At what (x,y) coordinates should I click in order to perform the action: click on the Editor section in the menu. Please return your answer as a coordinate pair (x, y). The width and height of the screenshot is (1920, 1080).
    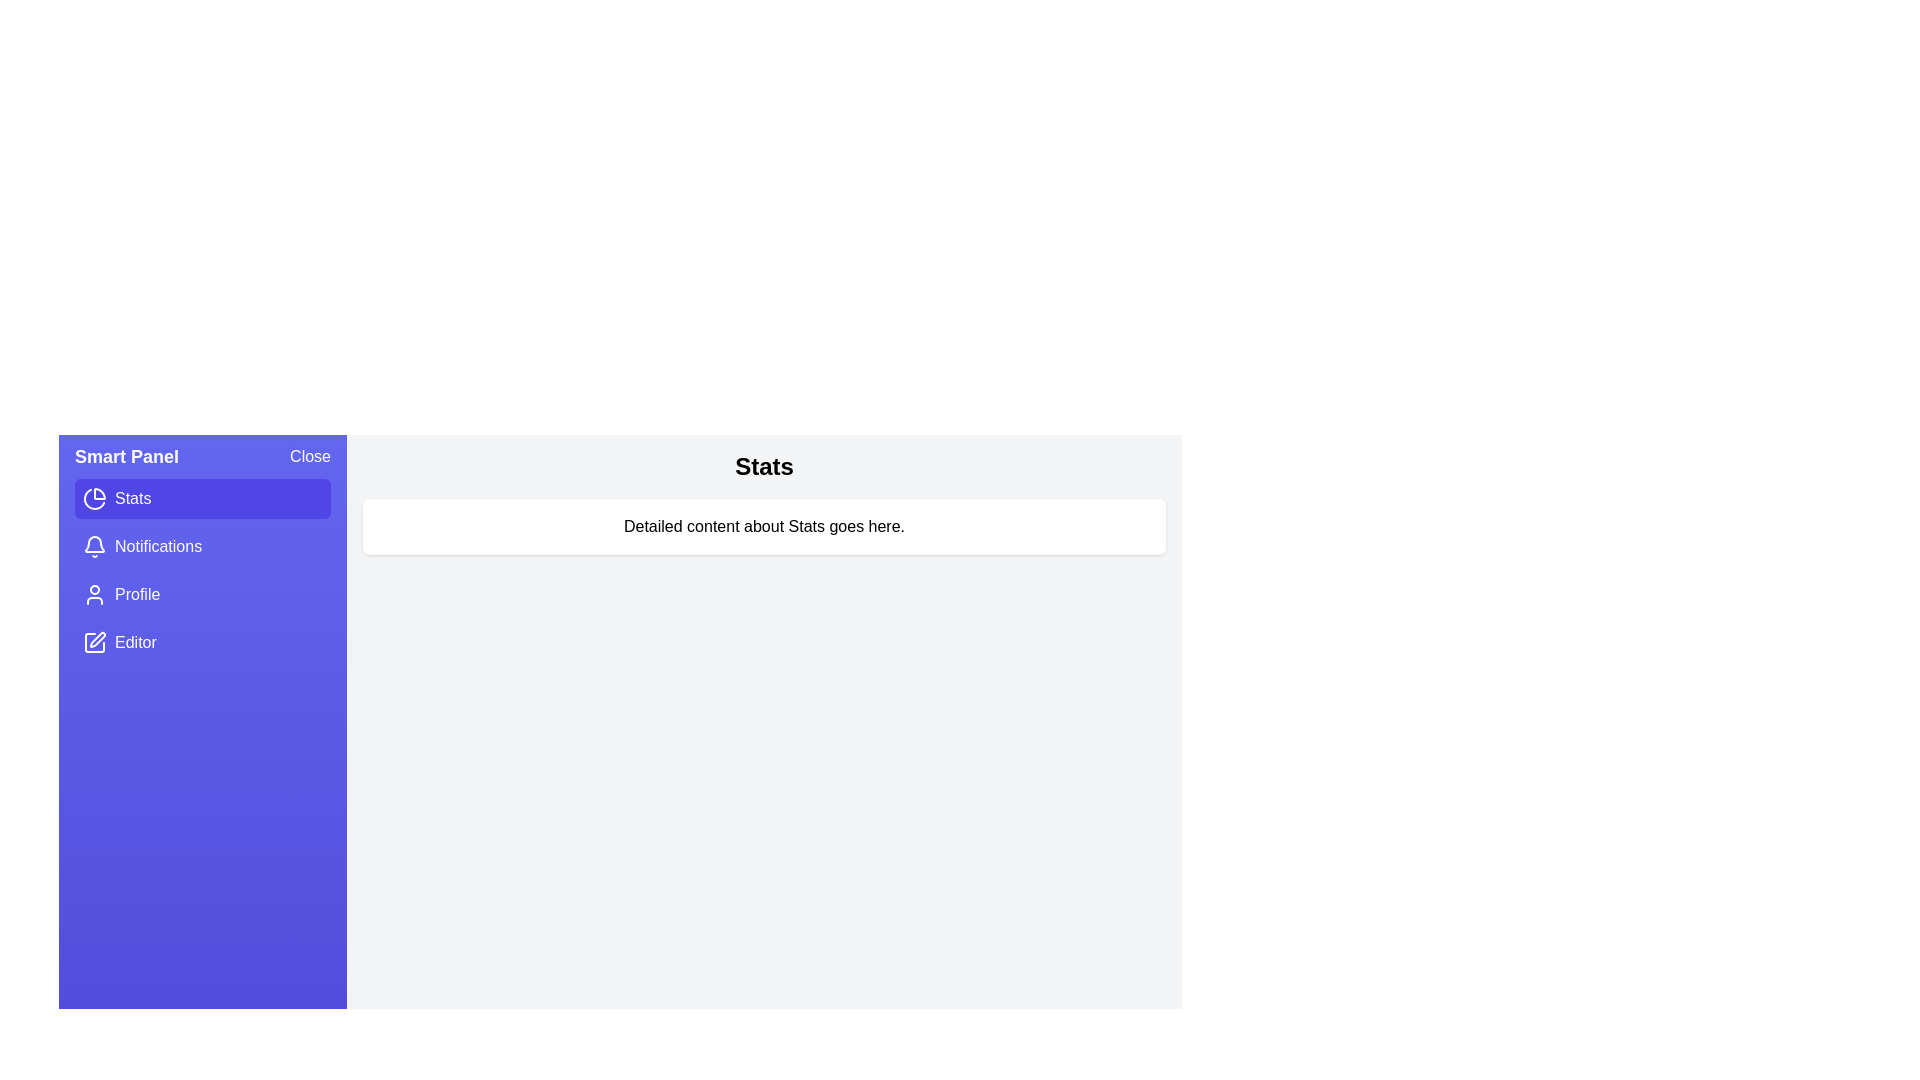
    Looking at the image, I should click on (202, 643).